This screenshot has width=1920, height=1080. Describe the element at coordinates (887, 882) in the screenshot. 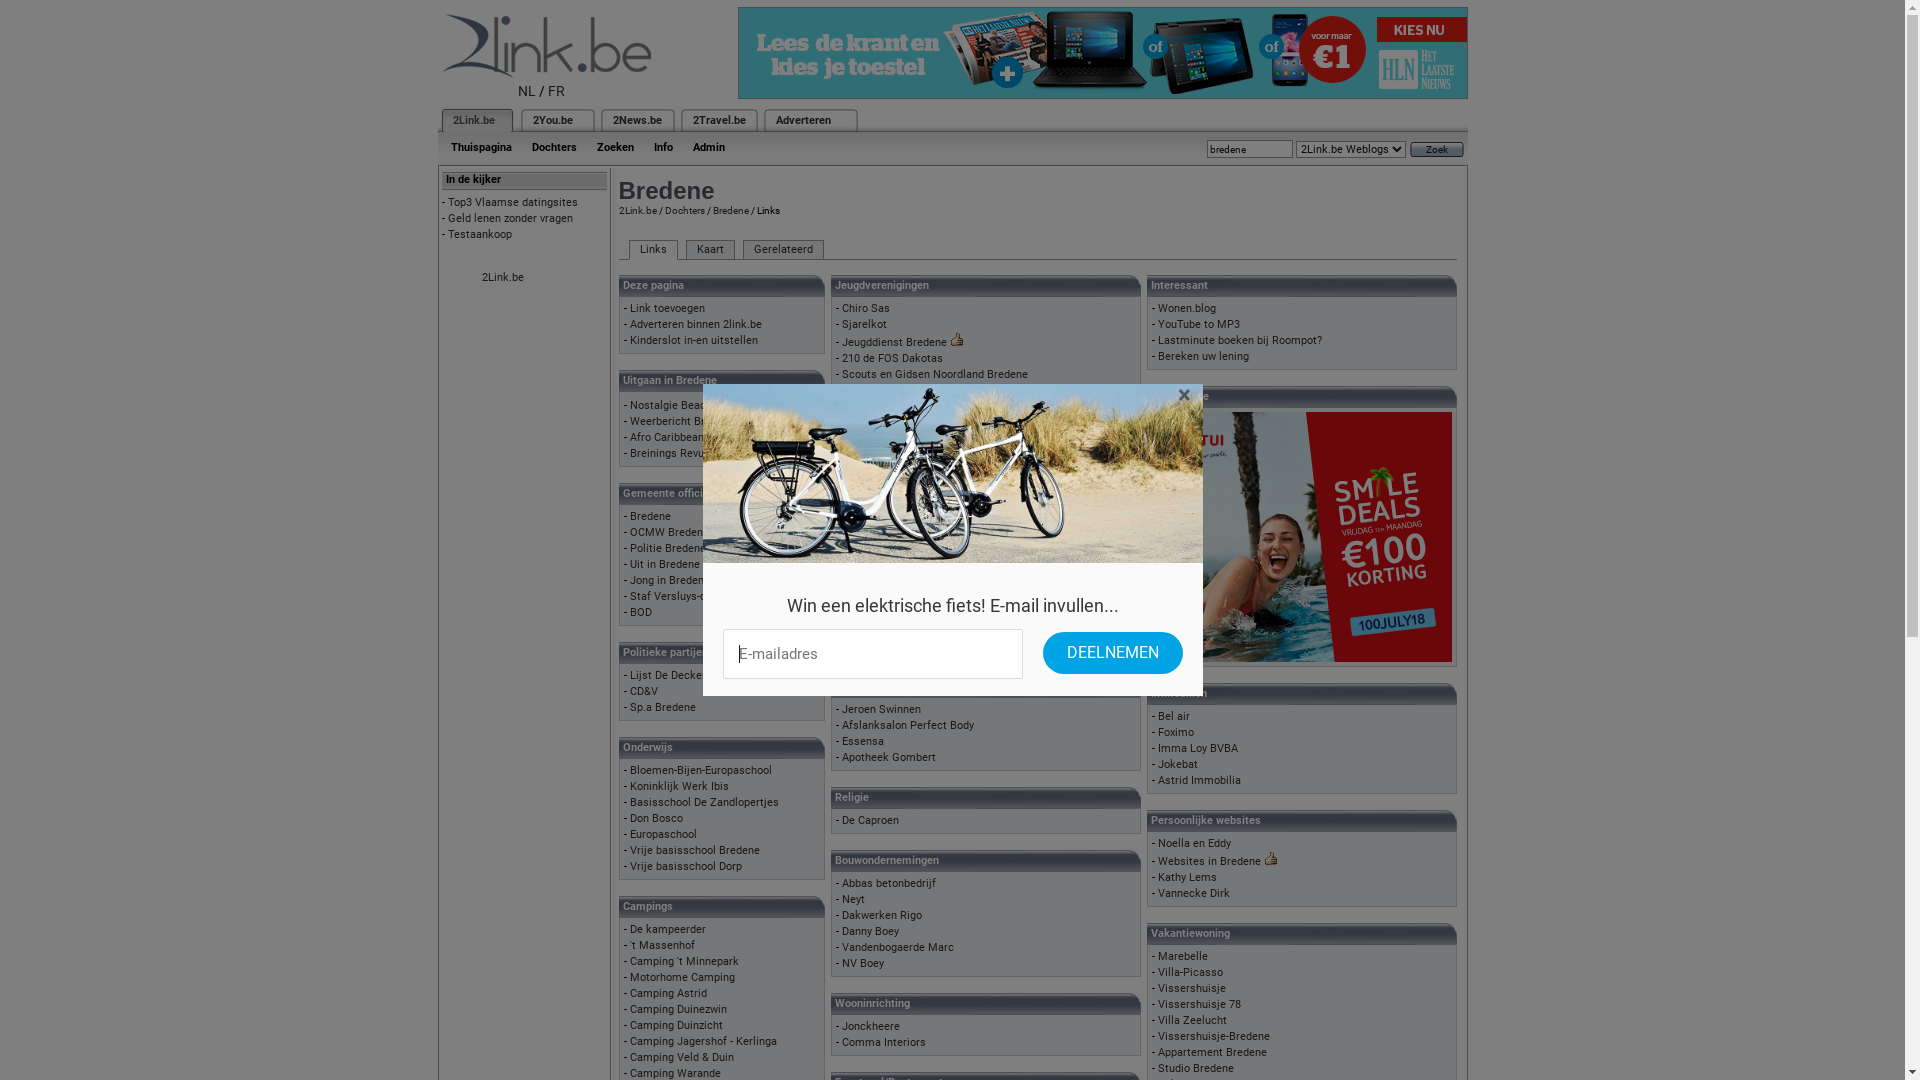

I see `'Abbas betonbedrijf'` at that location.